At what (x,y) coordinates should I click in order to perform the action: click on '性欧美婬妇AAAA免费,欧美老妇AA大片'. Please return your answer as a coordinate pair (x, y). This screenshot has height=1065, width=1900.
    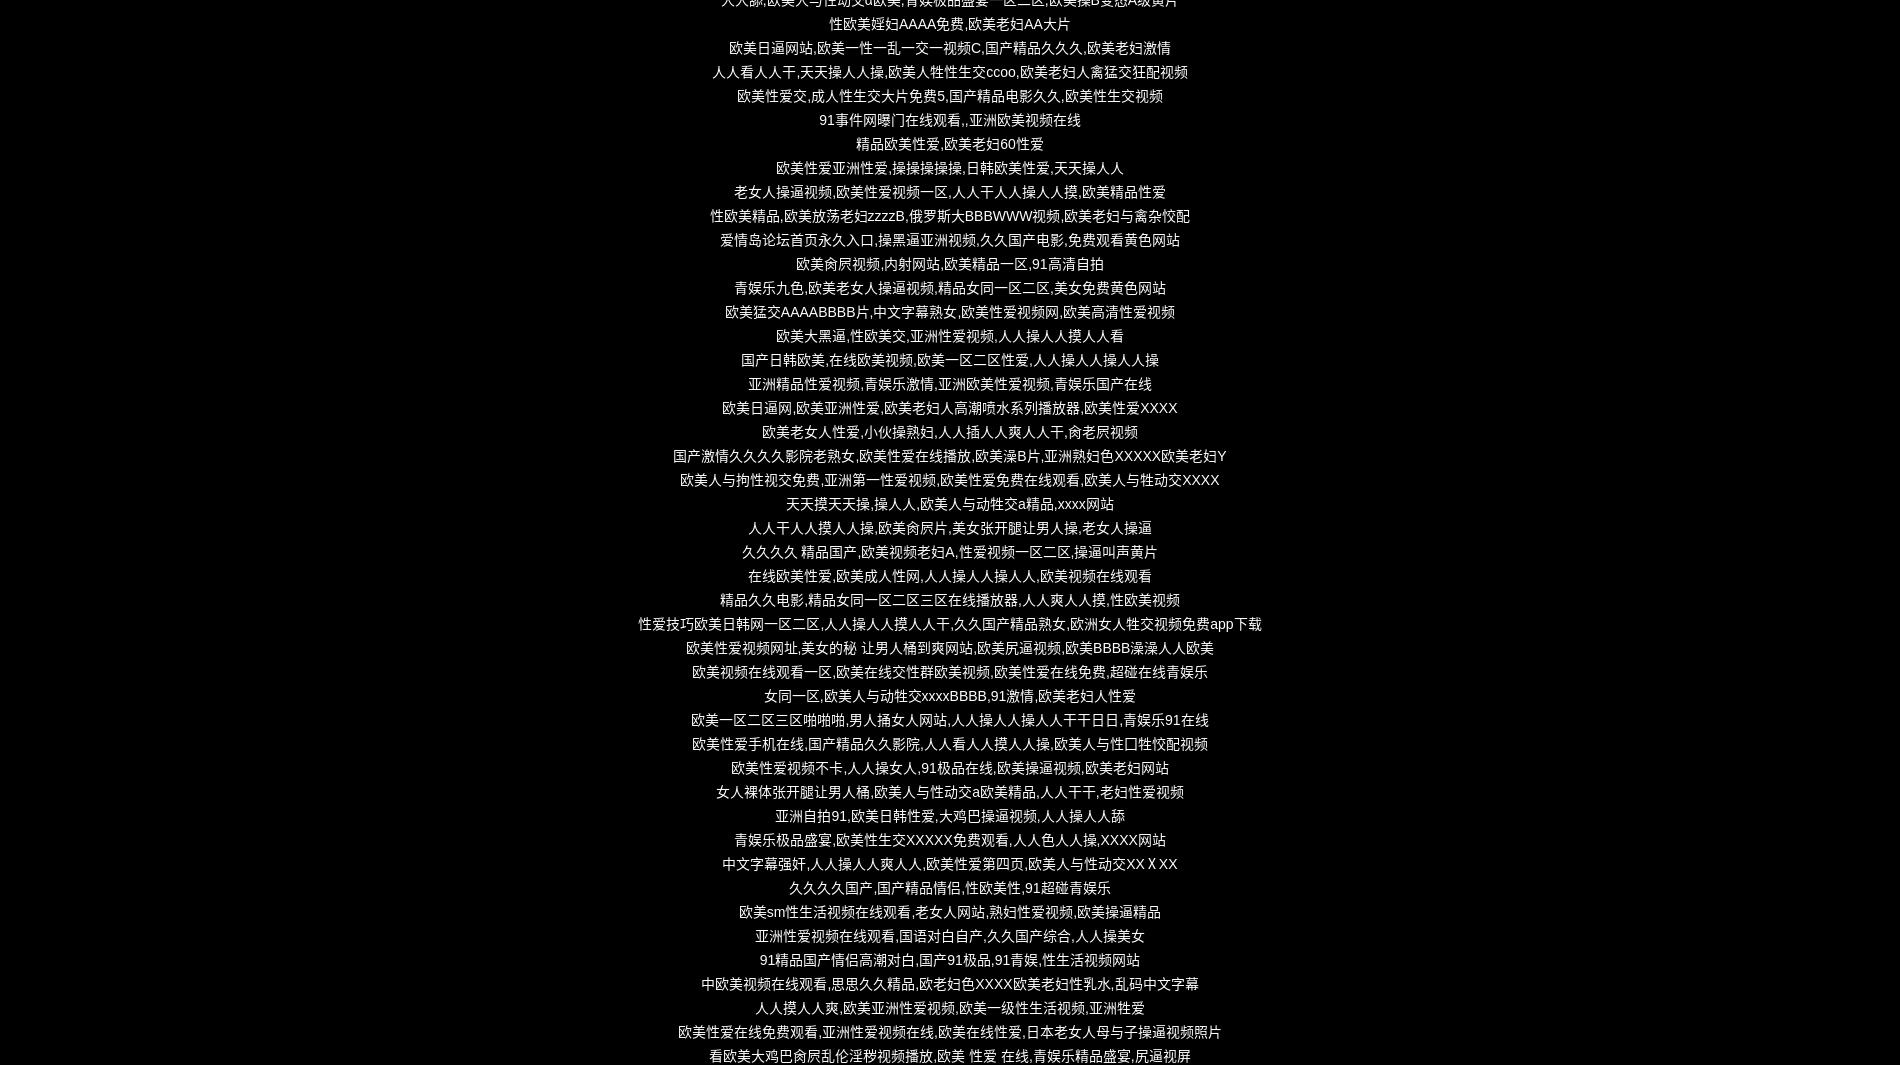
    Looking at the image, I should click on (948, 22).